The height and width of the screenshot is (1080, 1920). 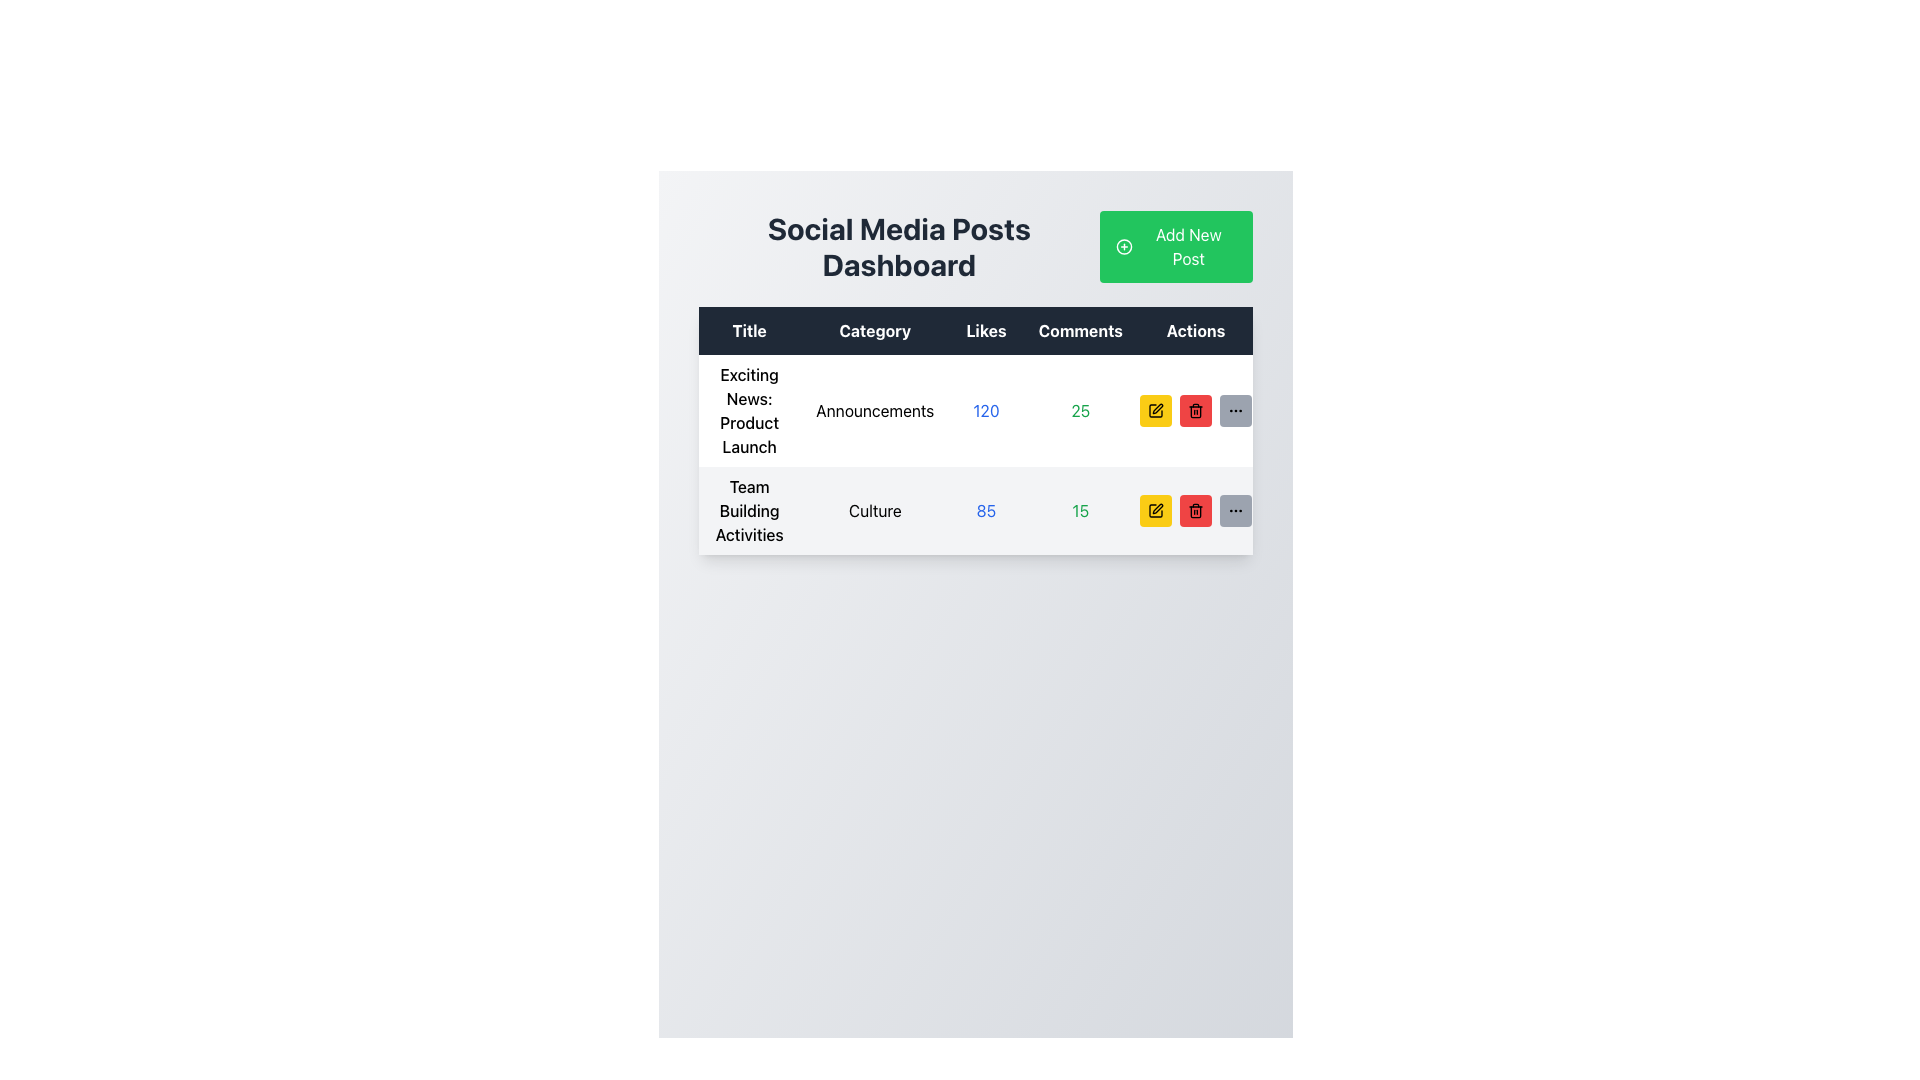 I want to click on the menu button in the 'Actions' column of the first row of the table, so click(x=1235, y=509).